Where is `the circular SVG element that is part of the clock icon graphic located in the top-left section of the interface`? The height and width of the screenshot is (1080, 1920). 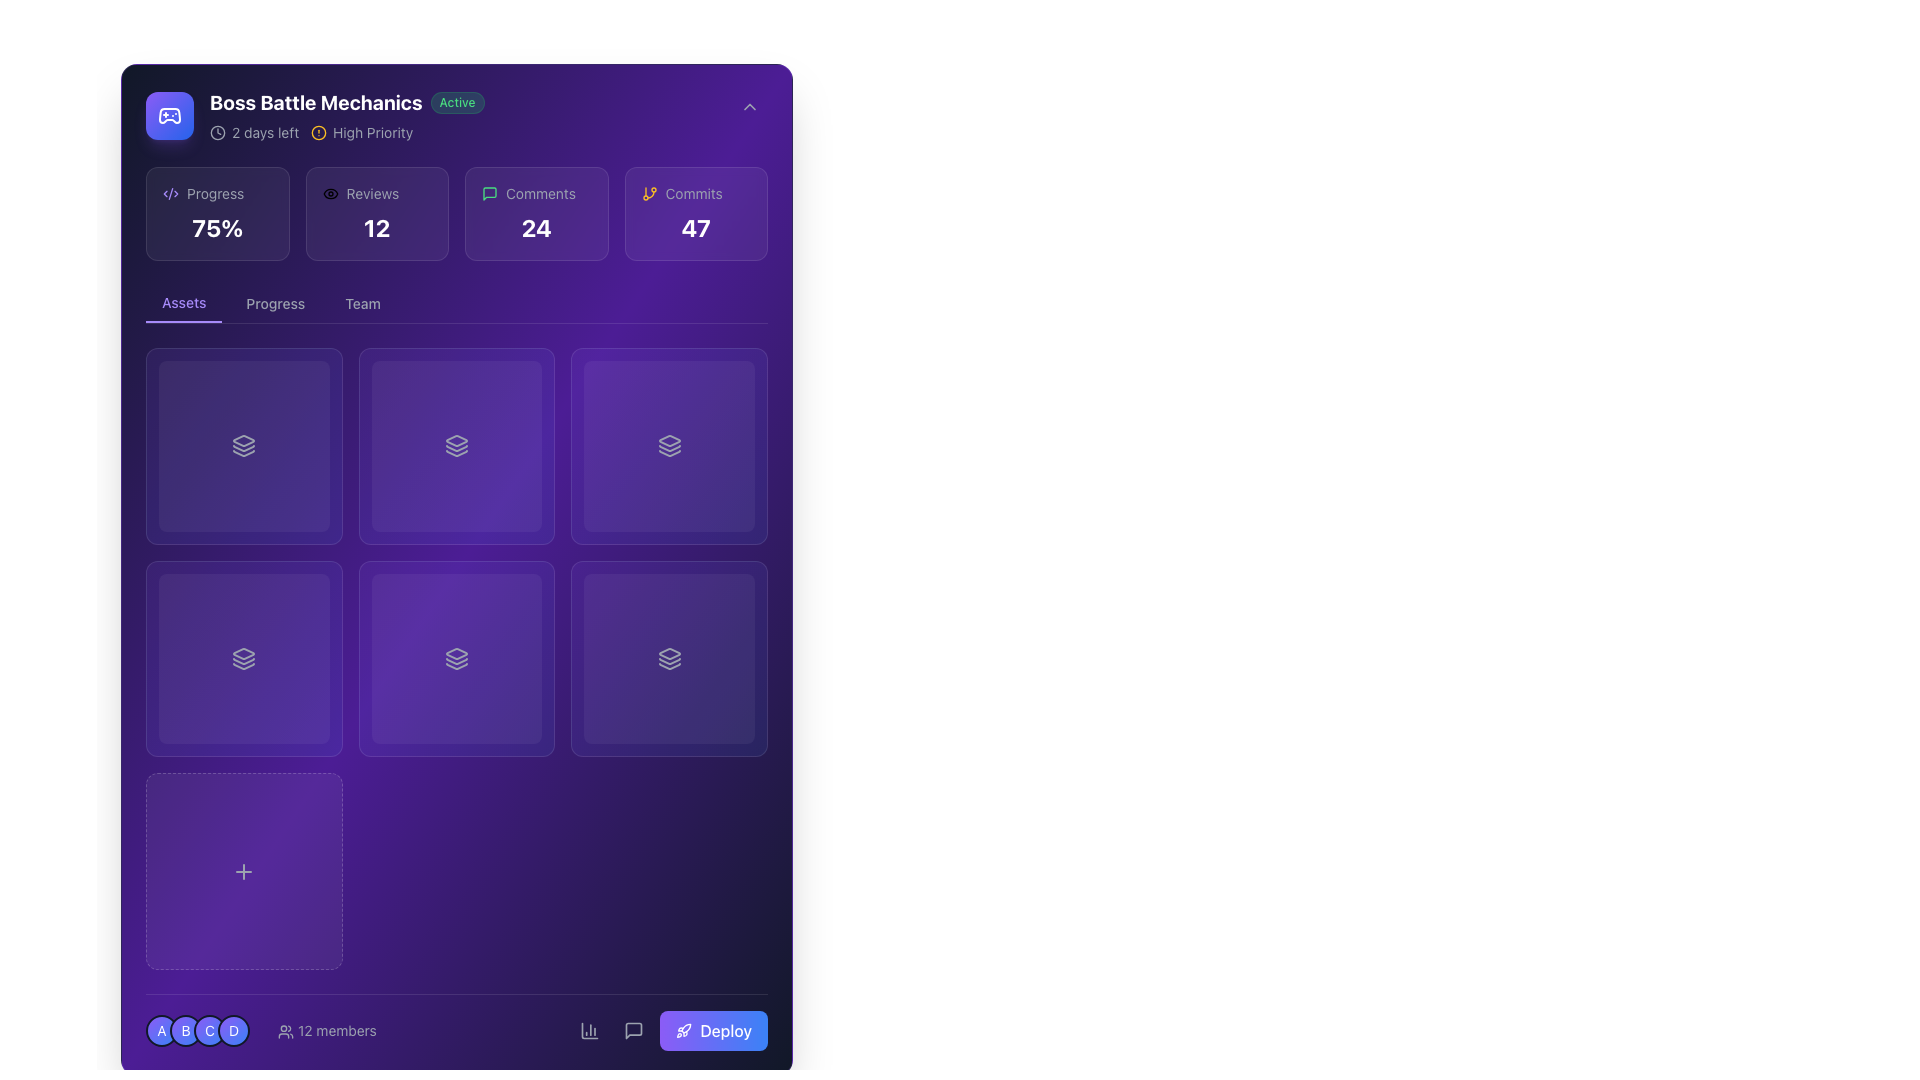
the circular SVG element that is part of the clock icon graphic located in the top-left section of the interface is located at coordinates (217, 132).